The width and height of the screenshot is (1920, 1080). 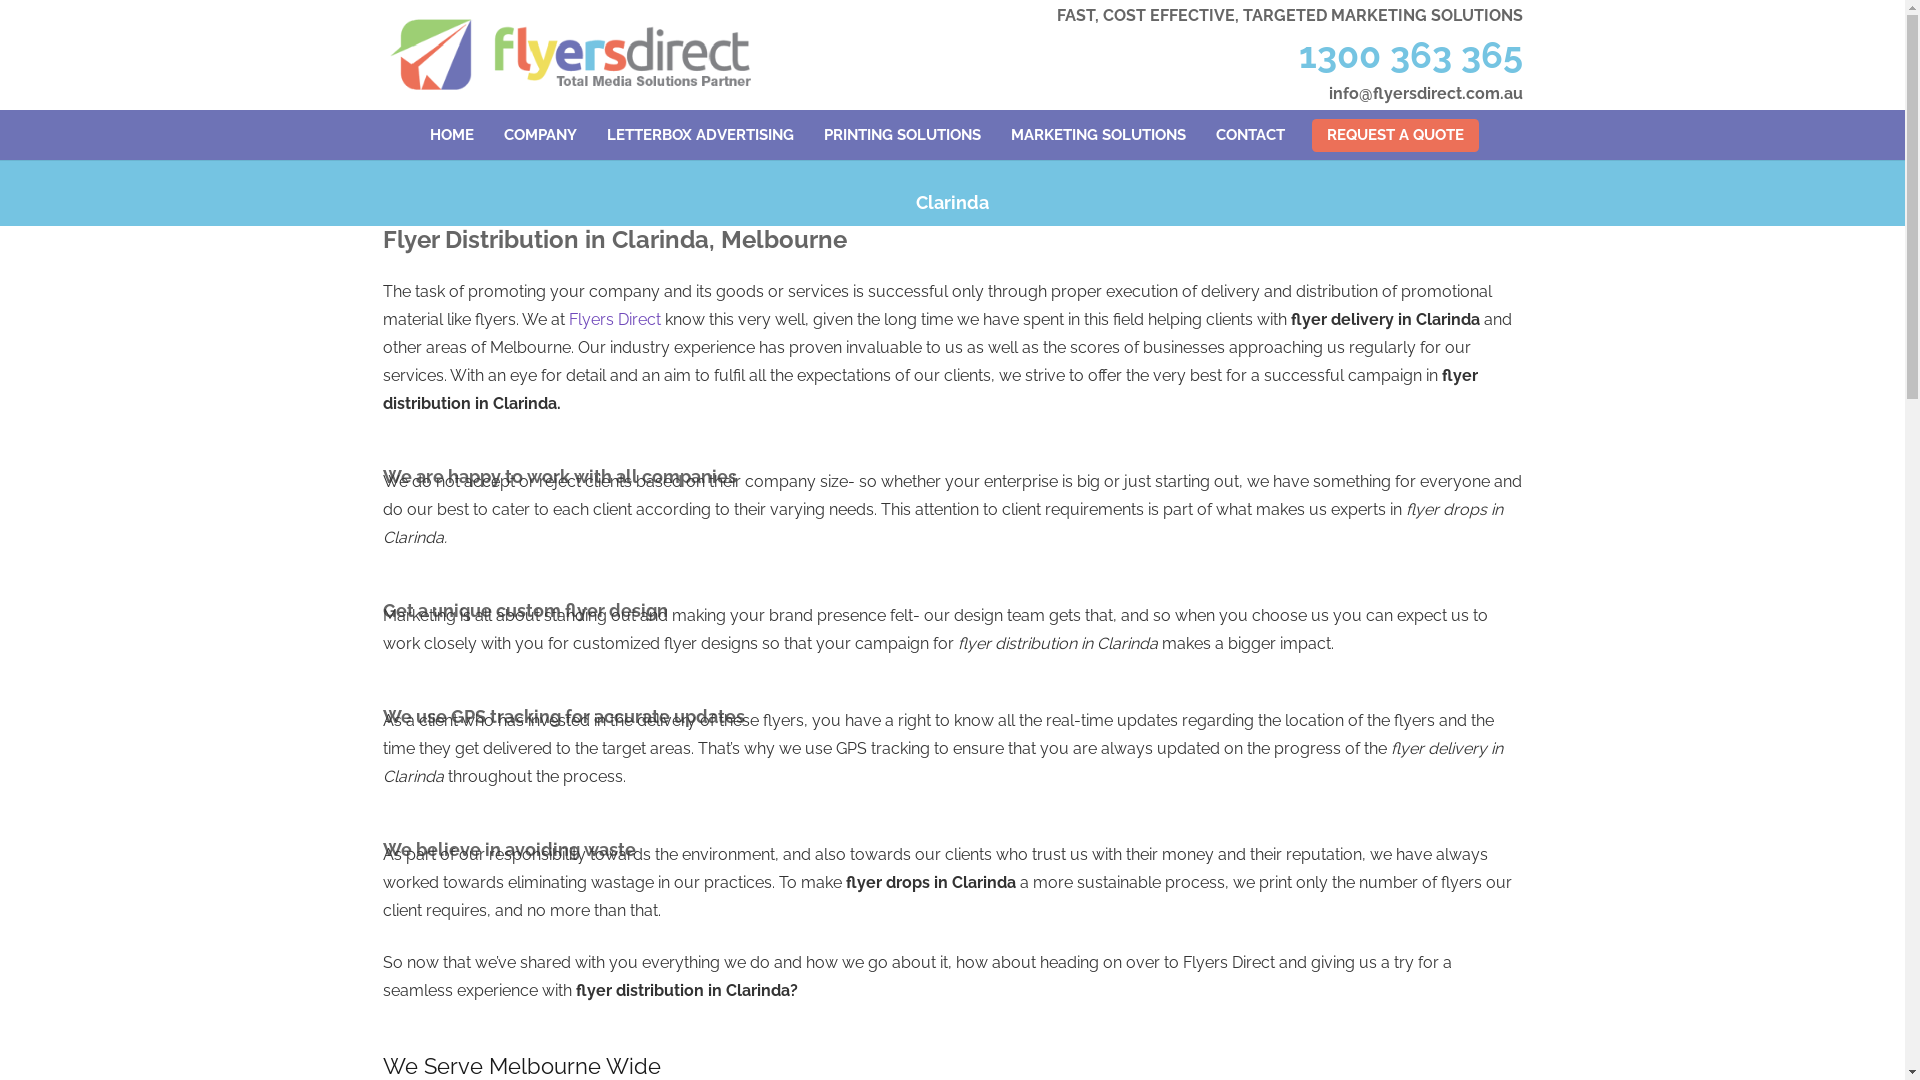 What do you see at coordinates (1097, 135) in the screenshot?
I see `'MARKETING SOLUTIONS'` at bounding box center [1097, 135].